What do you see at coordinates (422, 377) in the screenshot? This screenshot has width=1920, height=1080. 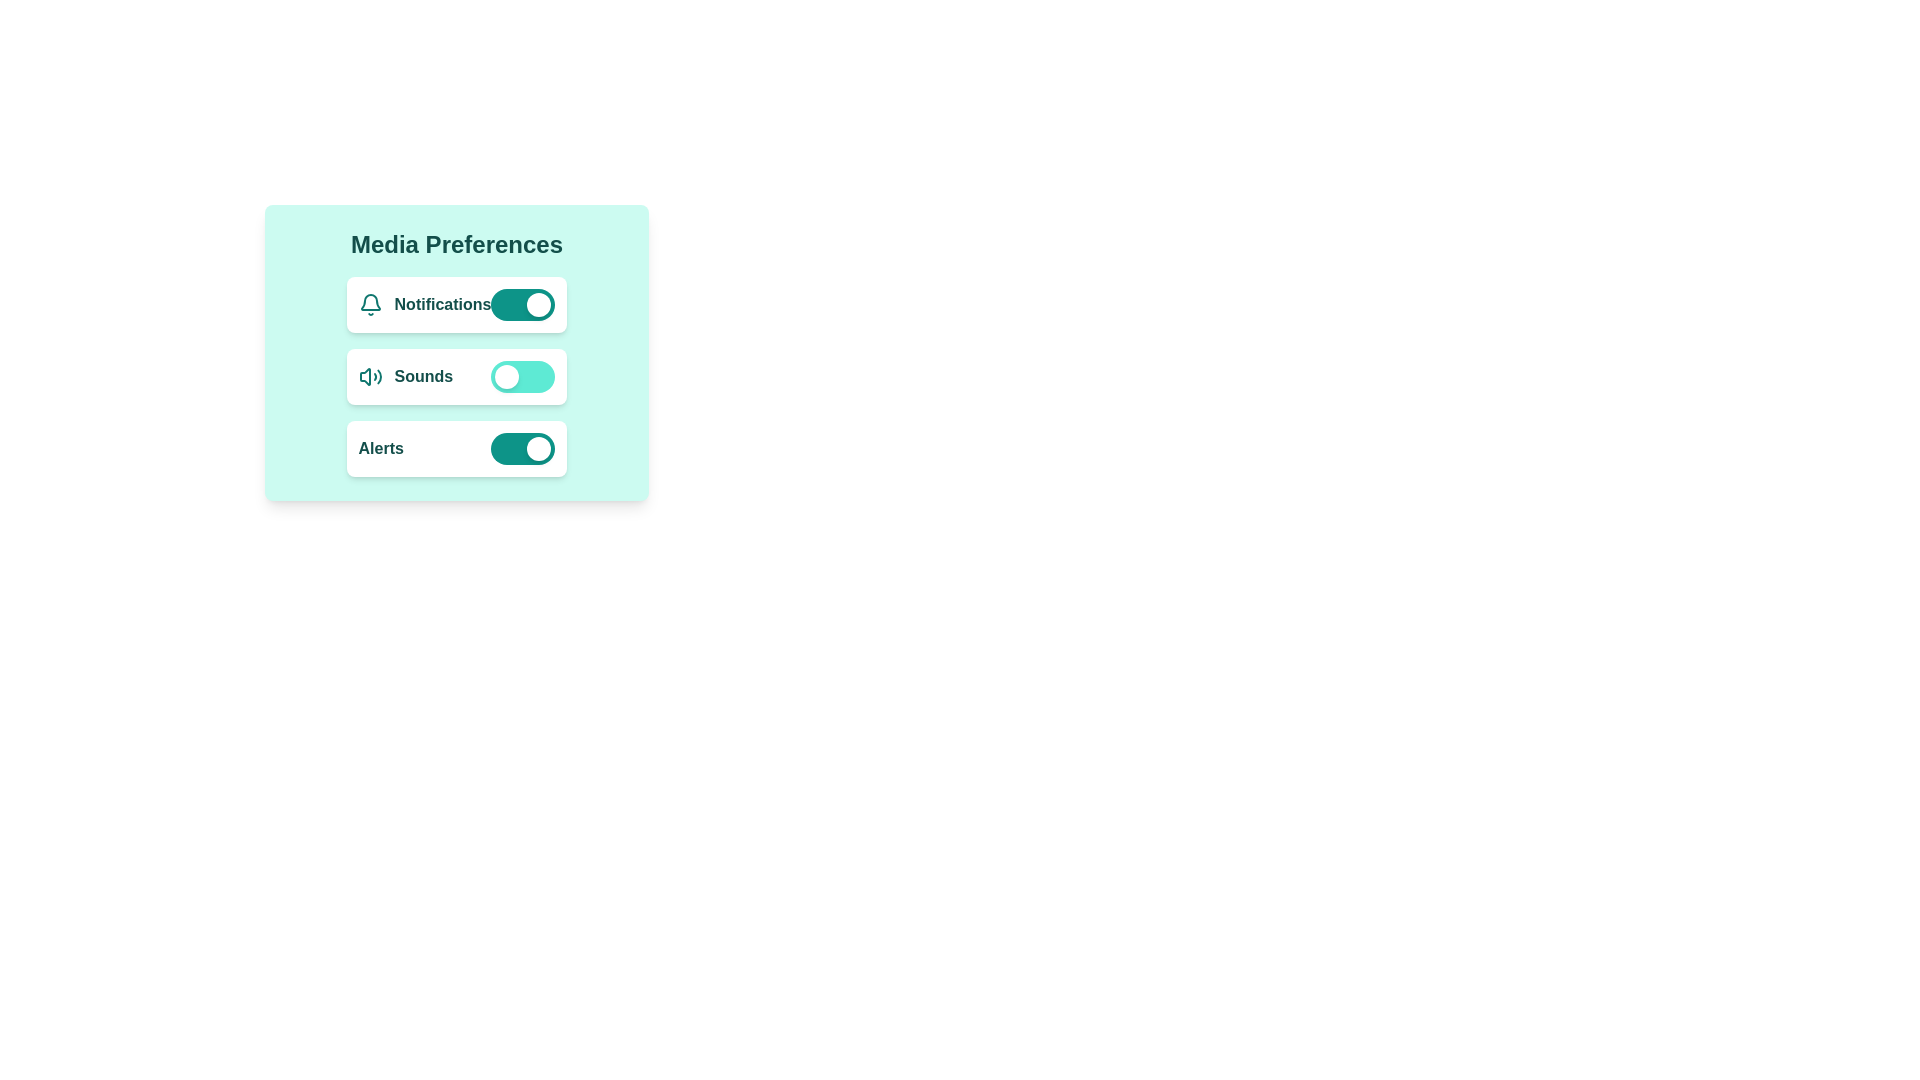 I see `the text label that describes the sound settings toggle switch, located in the second row of media preferences, to the right of the volume icon` at bounding box center [422, 377].